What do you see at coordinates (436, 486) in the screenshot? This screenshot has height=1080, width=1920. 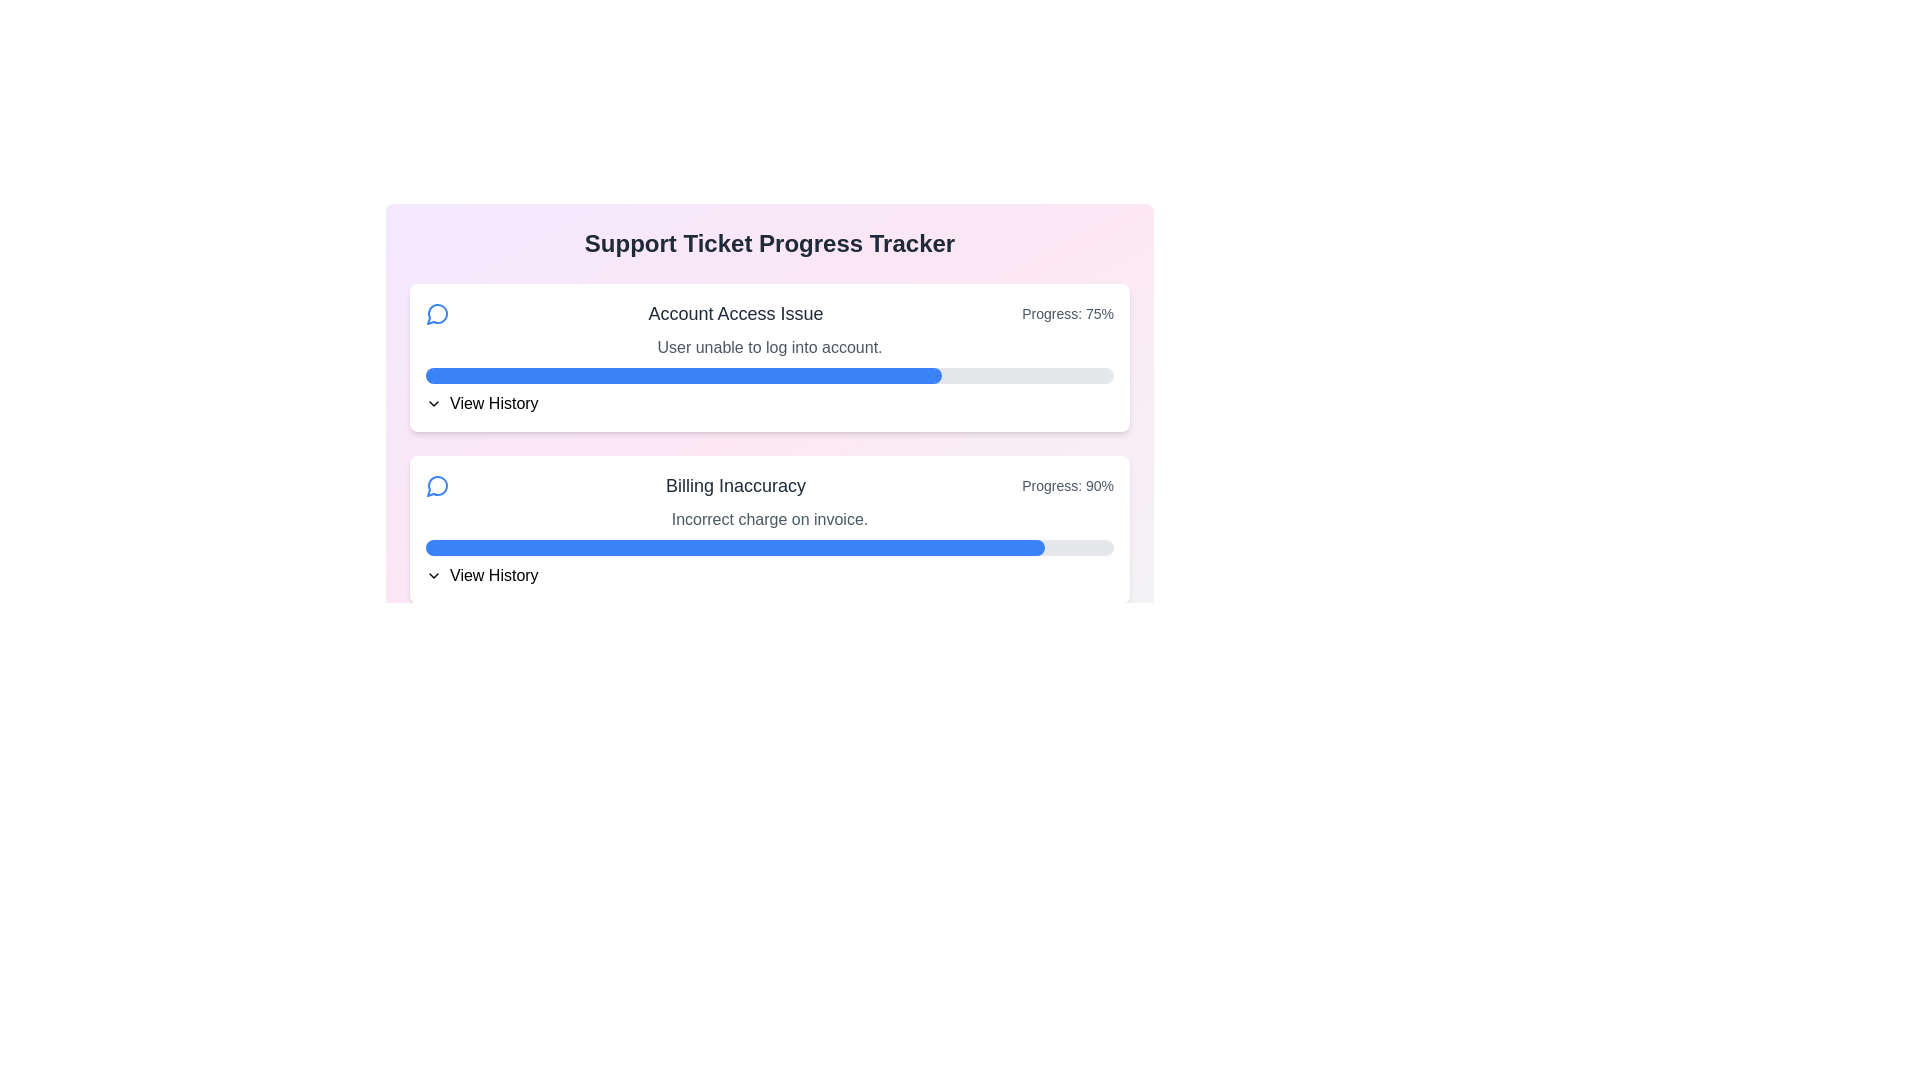 I see `the speech bubble icon located at the top-left of the 'Account Access Issue' card, which is a decorative graphic element styled with a blue outline` at bounding box center [436, 486].